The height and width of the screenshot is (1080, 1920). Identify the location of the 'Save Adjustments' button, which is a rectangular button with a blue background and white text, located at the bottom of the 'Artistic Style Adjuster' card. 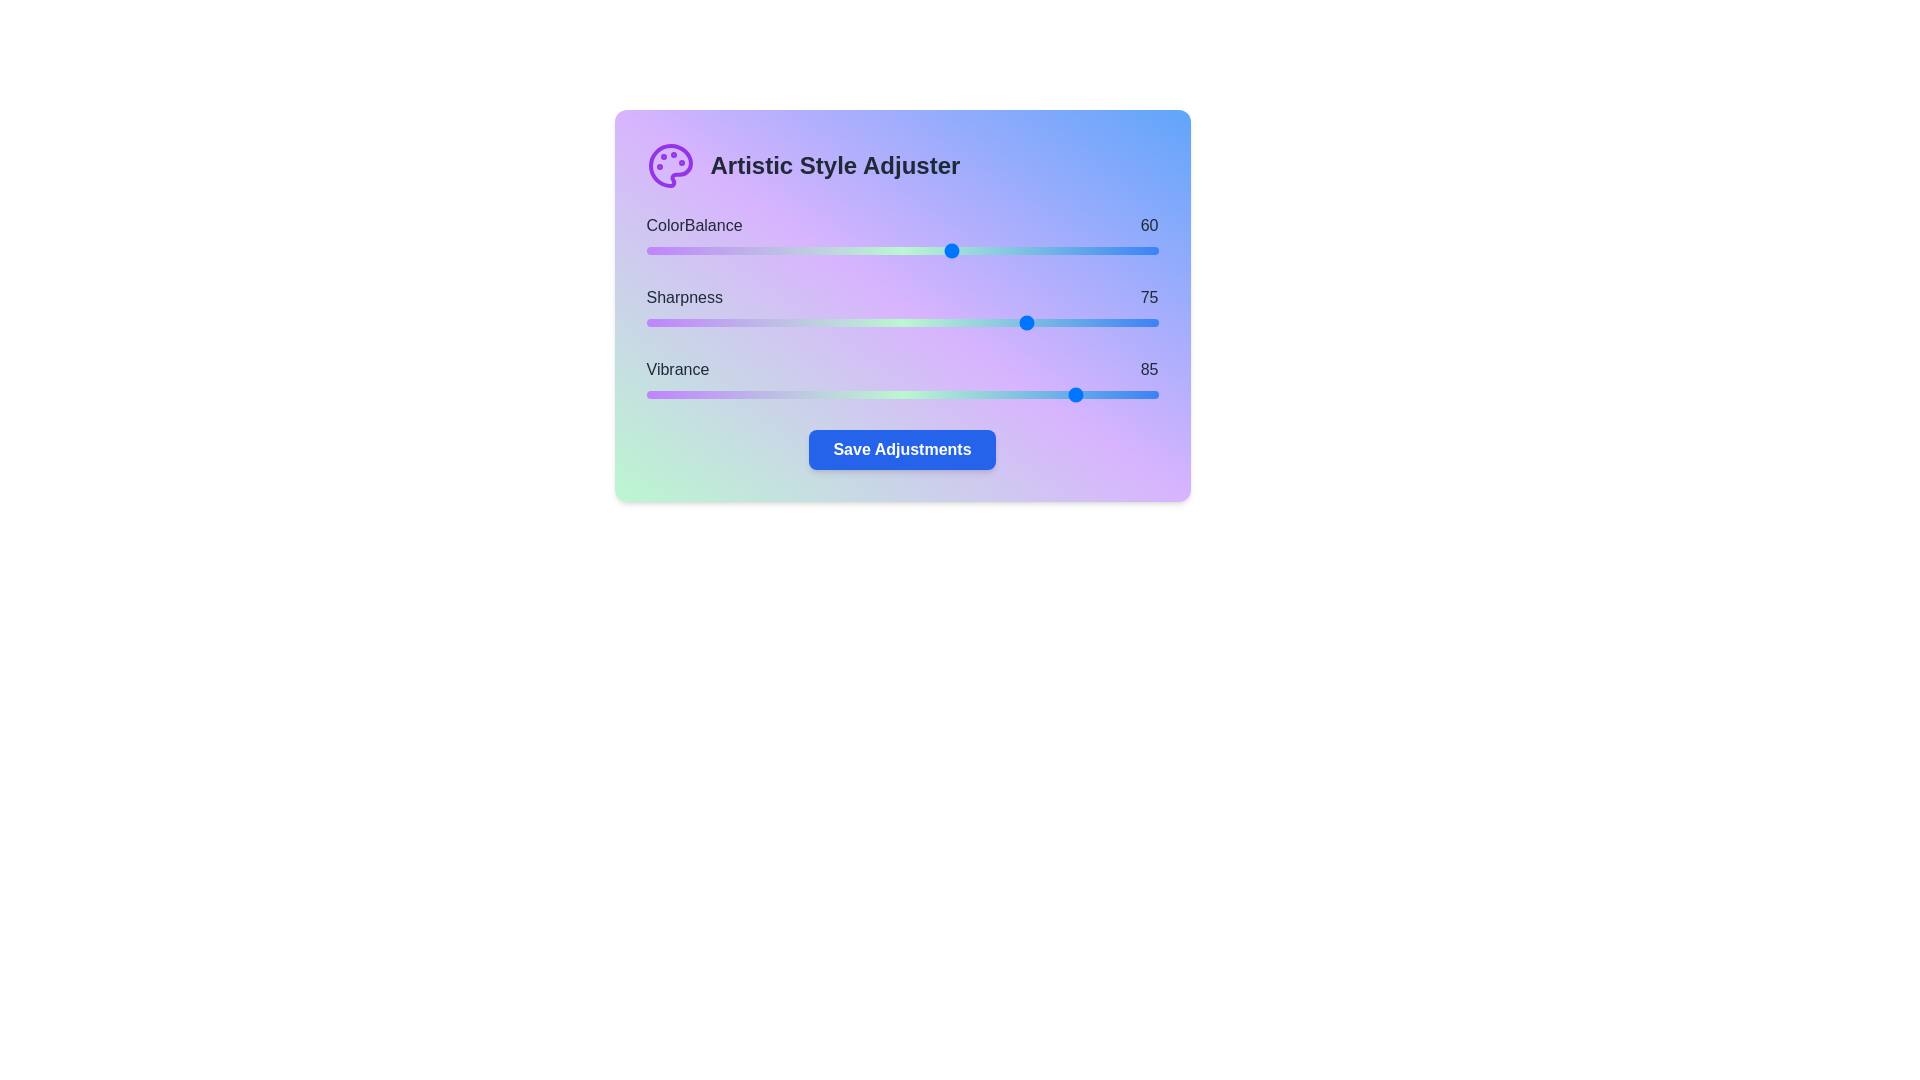
(901, 450).